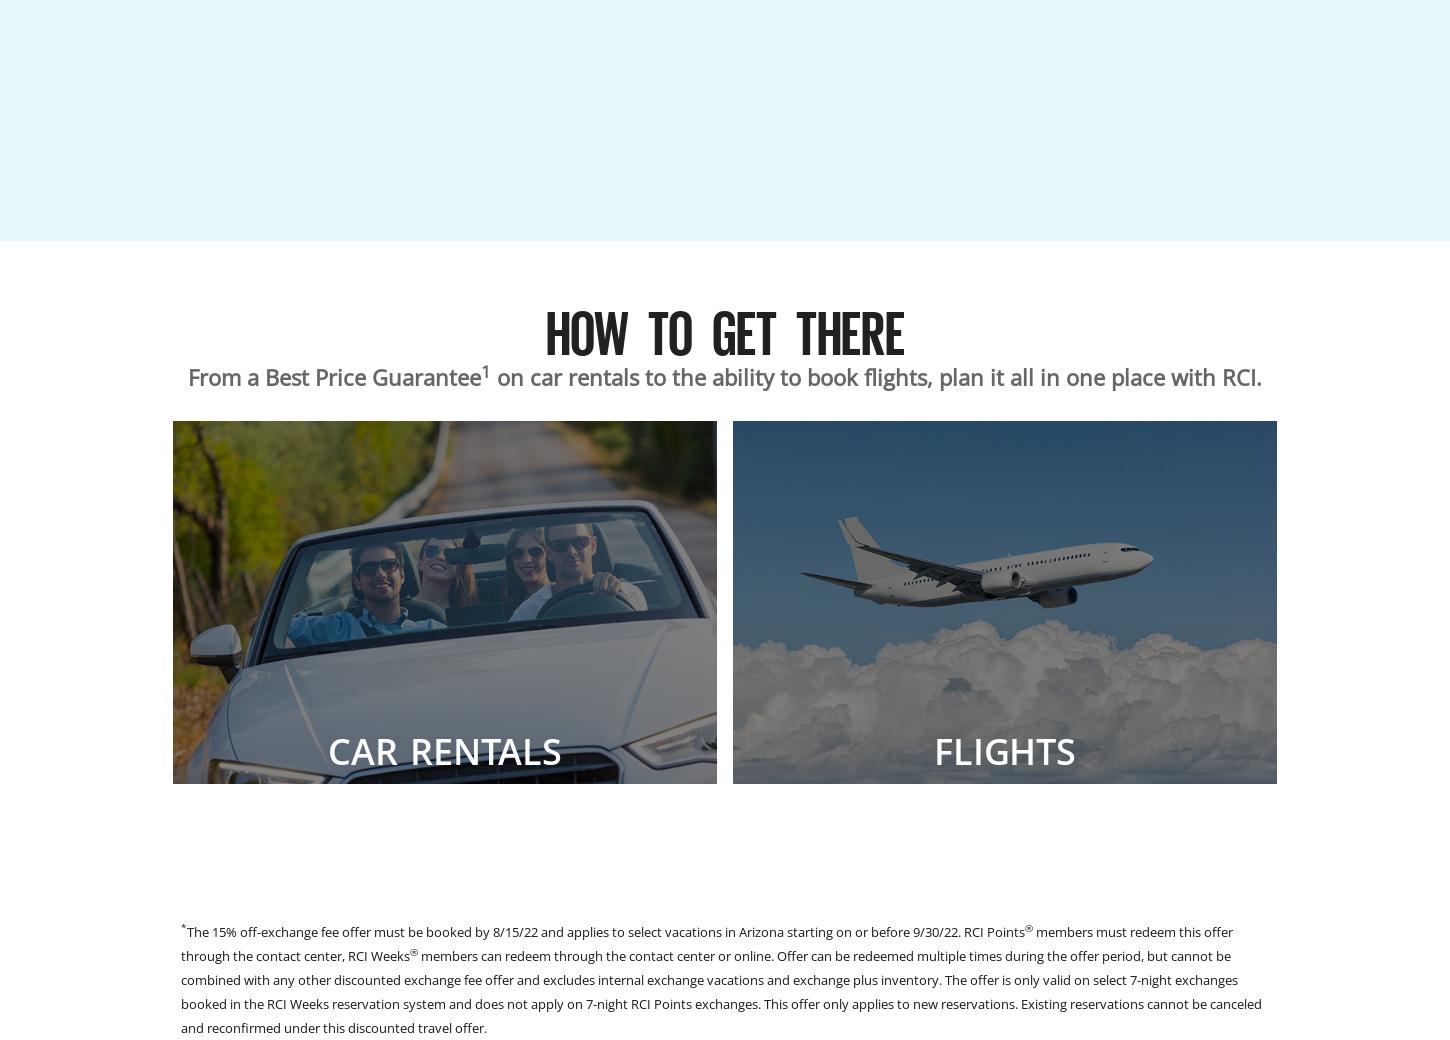 This screenshot has height=1040, width=1450. Describe the element at coordinates (875, 376) in the screenshot. I see `'on car rentals to the ability to book flights, plan it all in one place with RCI.'` at that location.